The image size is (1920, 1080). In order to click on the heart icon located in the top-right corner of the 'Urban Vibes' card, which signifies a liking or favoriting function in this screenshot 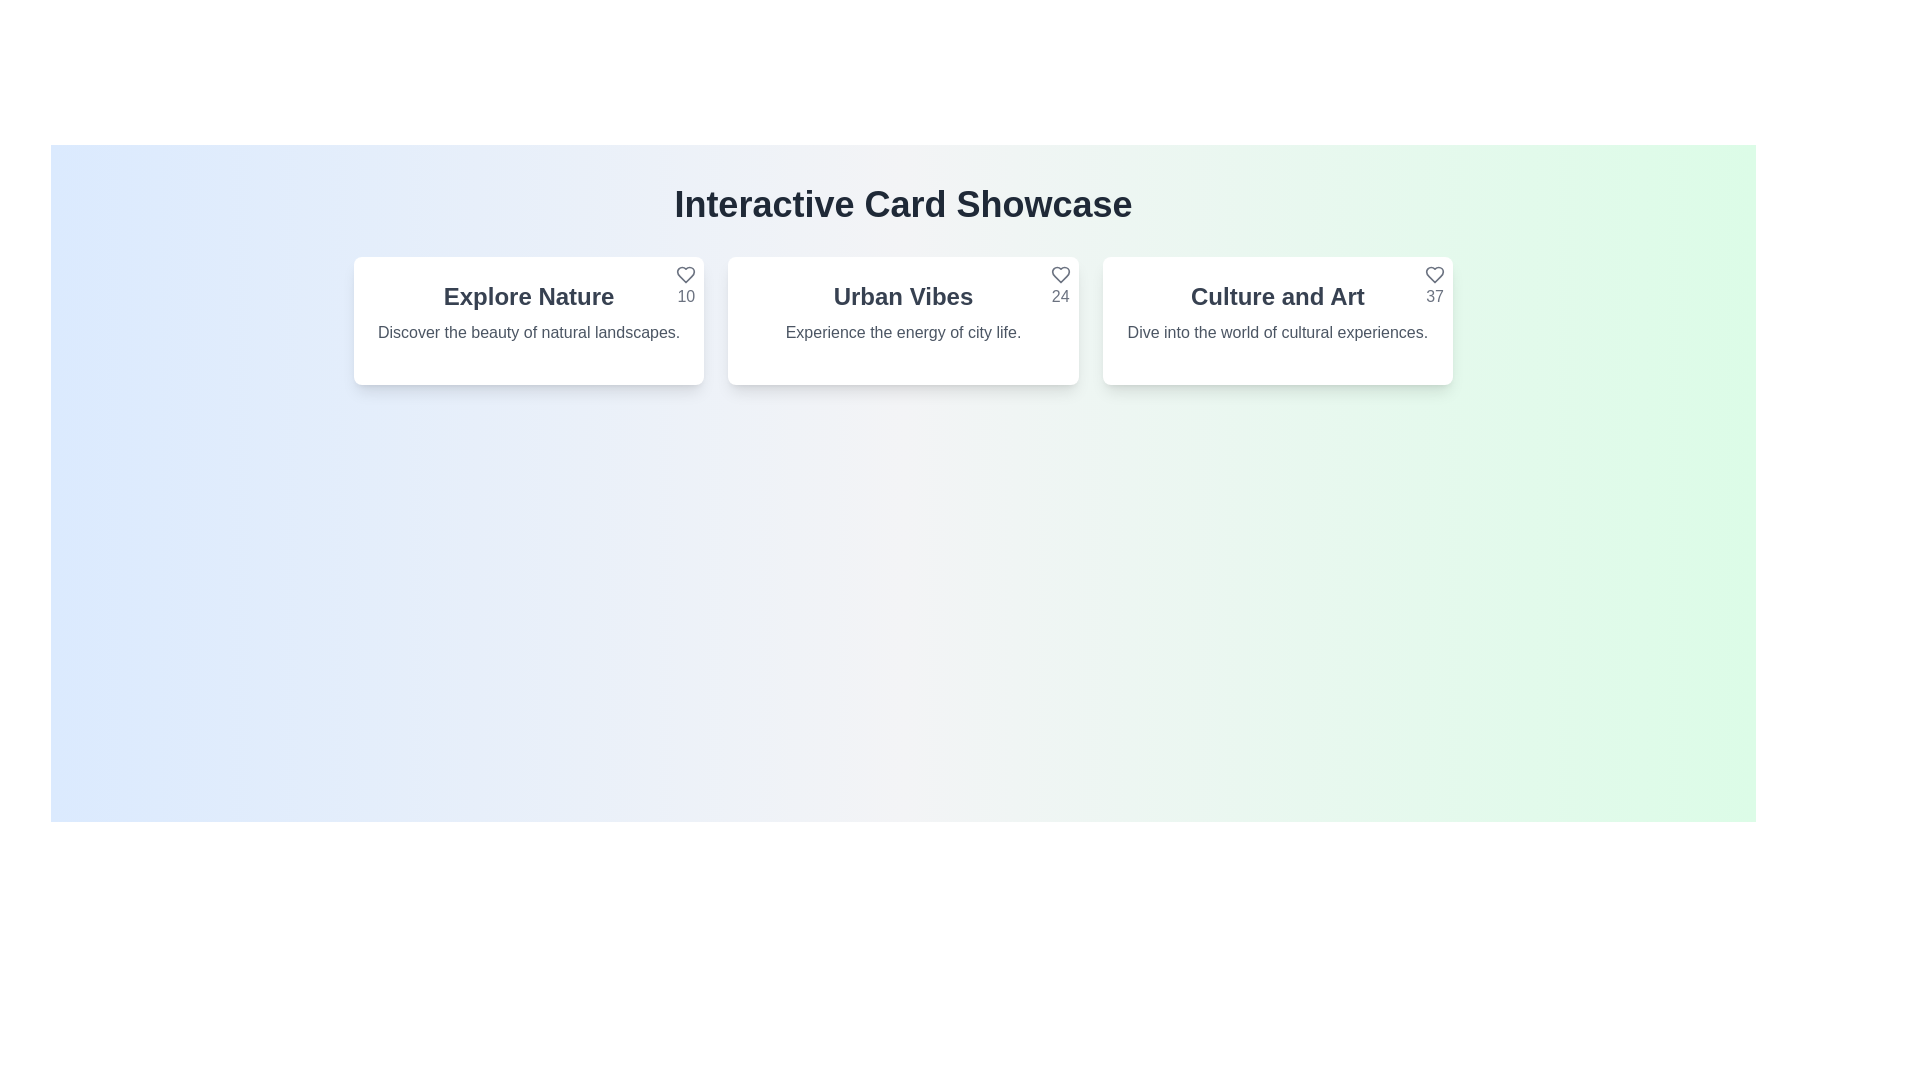, I will do `click(1059, 274)`.